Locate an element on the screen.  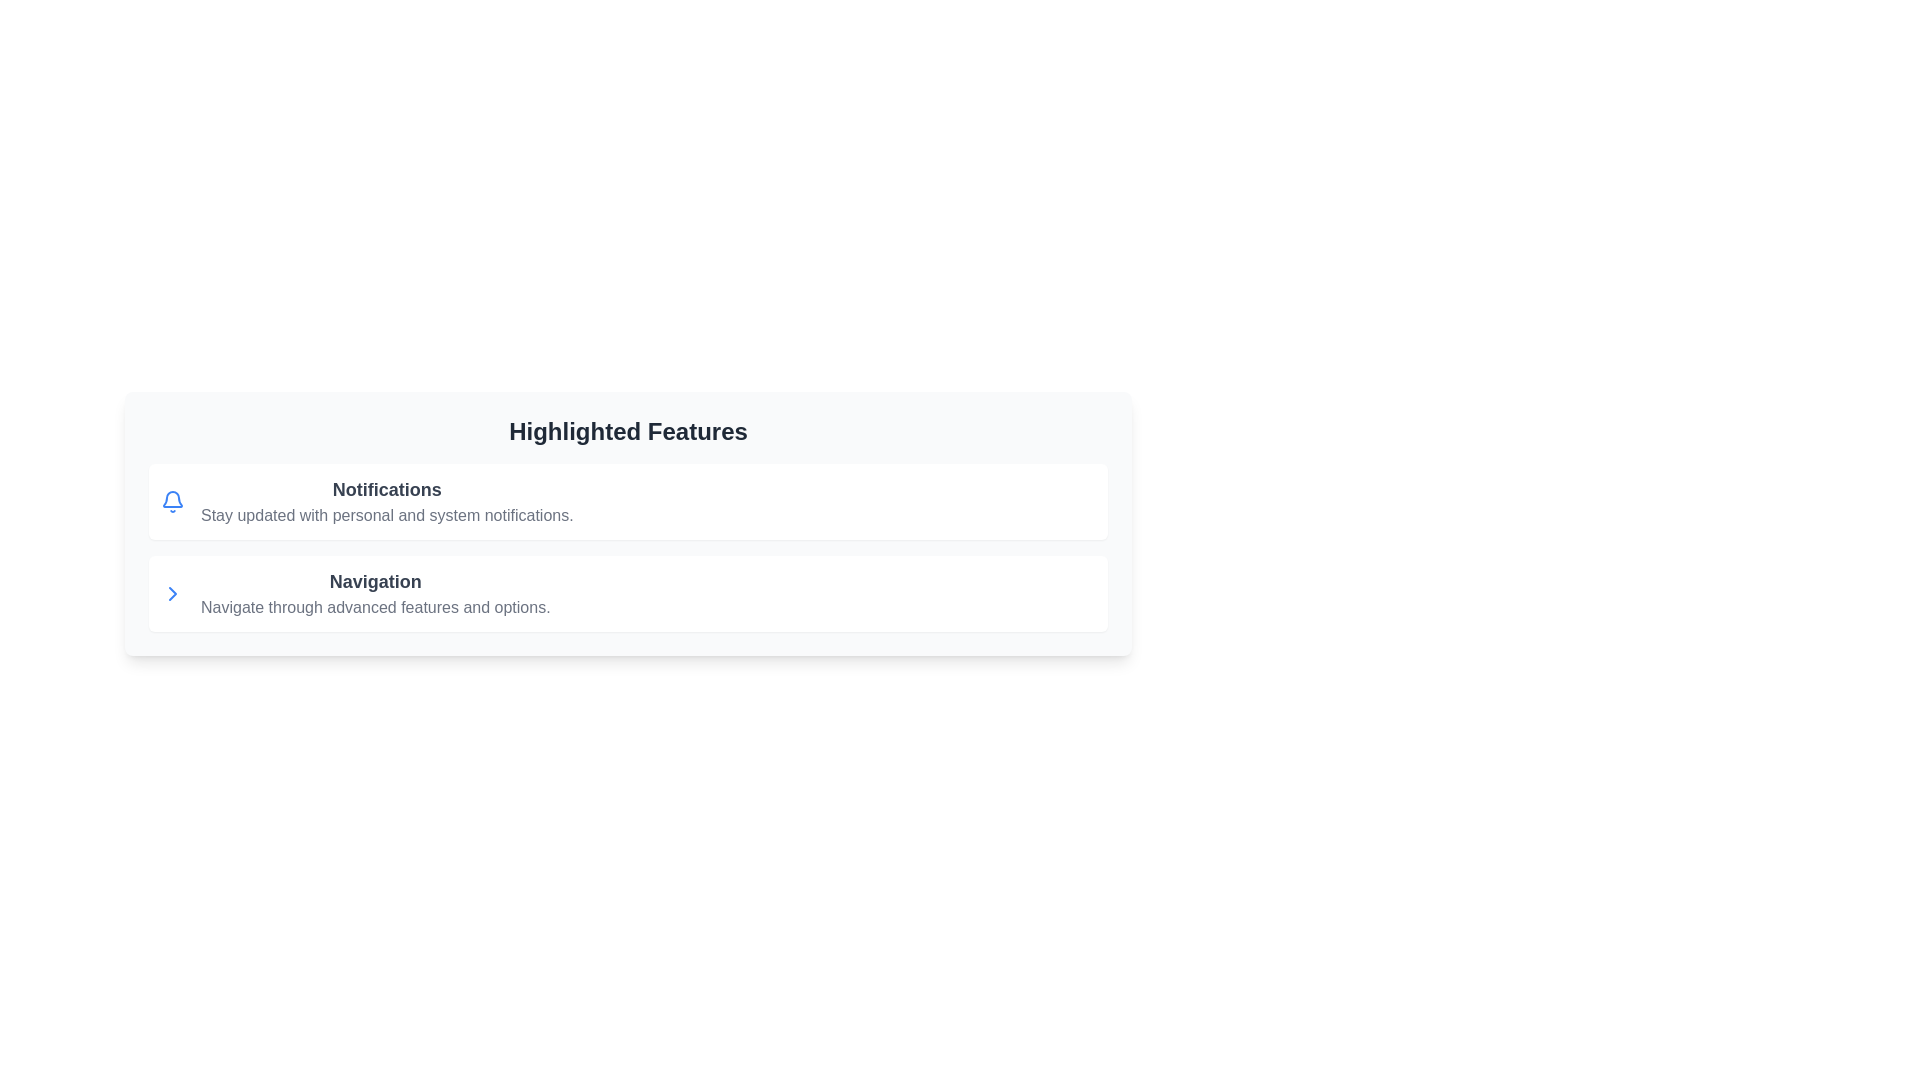
the 'Notifications' text label, which features a bold gray heading and lighter gray subtext, located under 'Highlighted Features' with a bell icon to the left is located at coordinates (387, 500).